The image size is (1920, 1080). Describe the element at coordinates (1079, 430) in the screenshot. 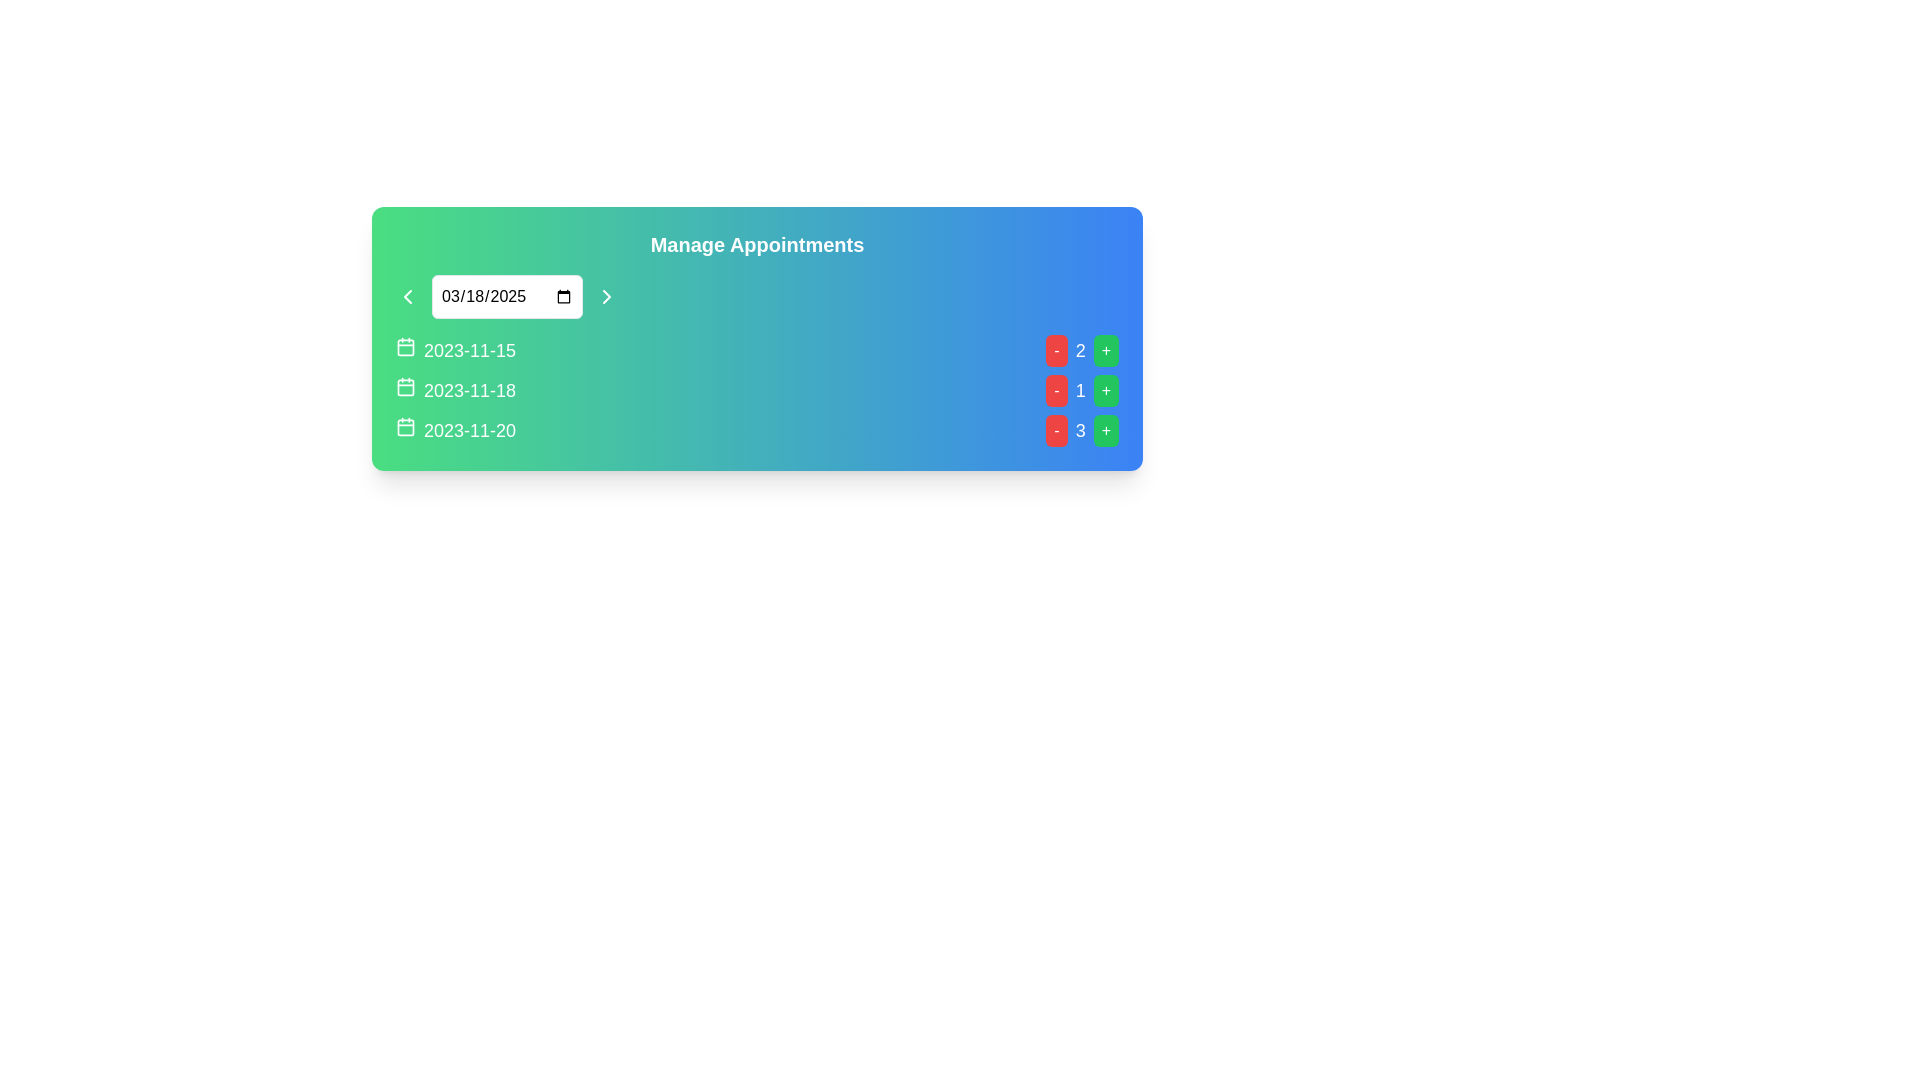

I see `the static text label displaying the number '3', which is centrally aligned between the decrement button '-' and the increment button '+', within a vertically stacked group of similar components` at that location.